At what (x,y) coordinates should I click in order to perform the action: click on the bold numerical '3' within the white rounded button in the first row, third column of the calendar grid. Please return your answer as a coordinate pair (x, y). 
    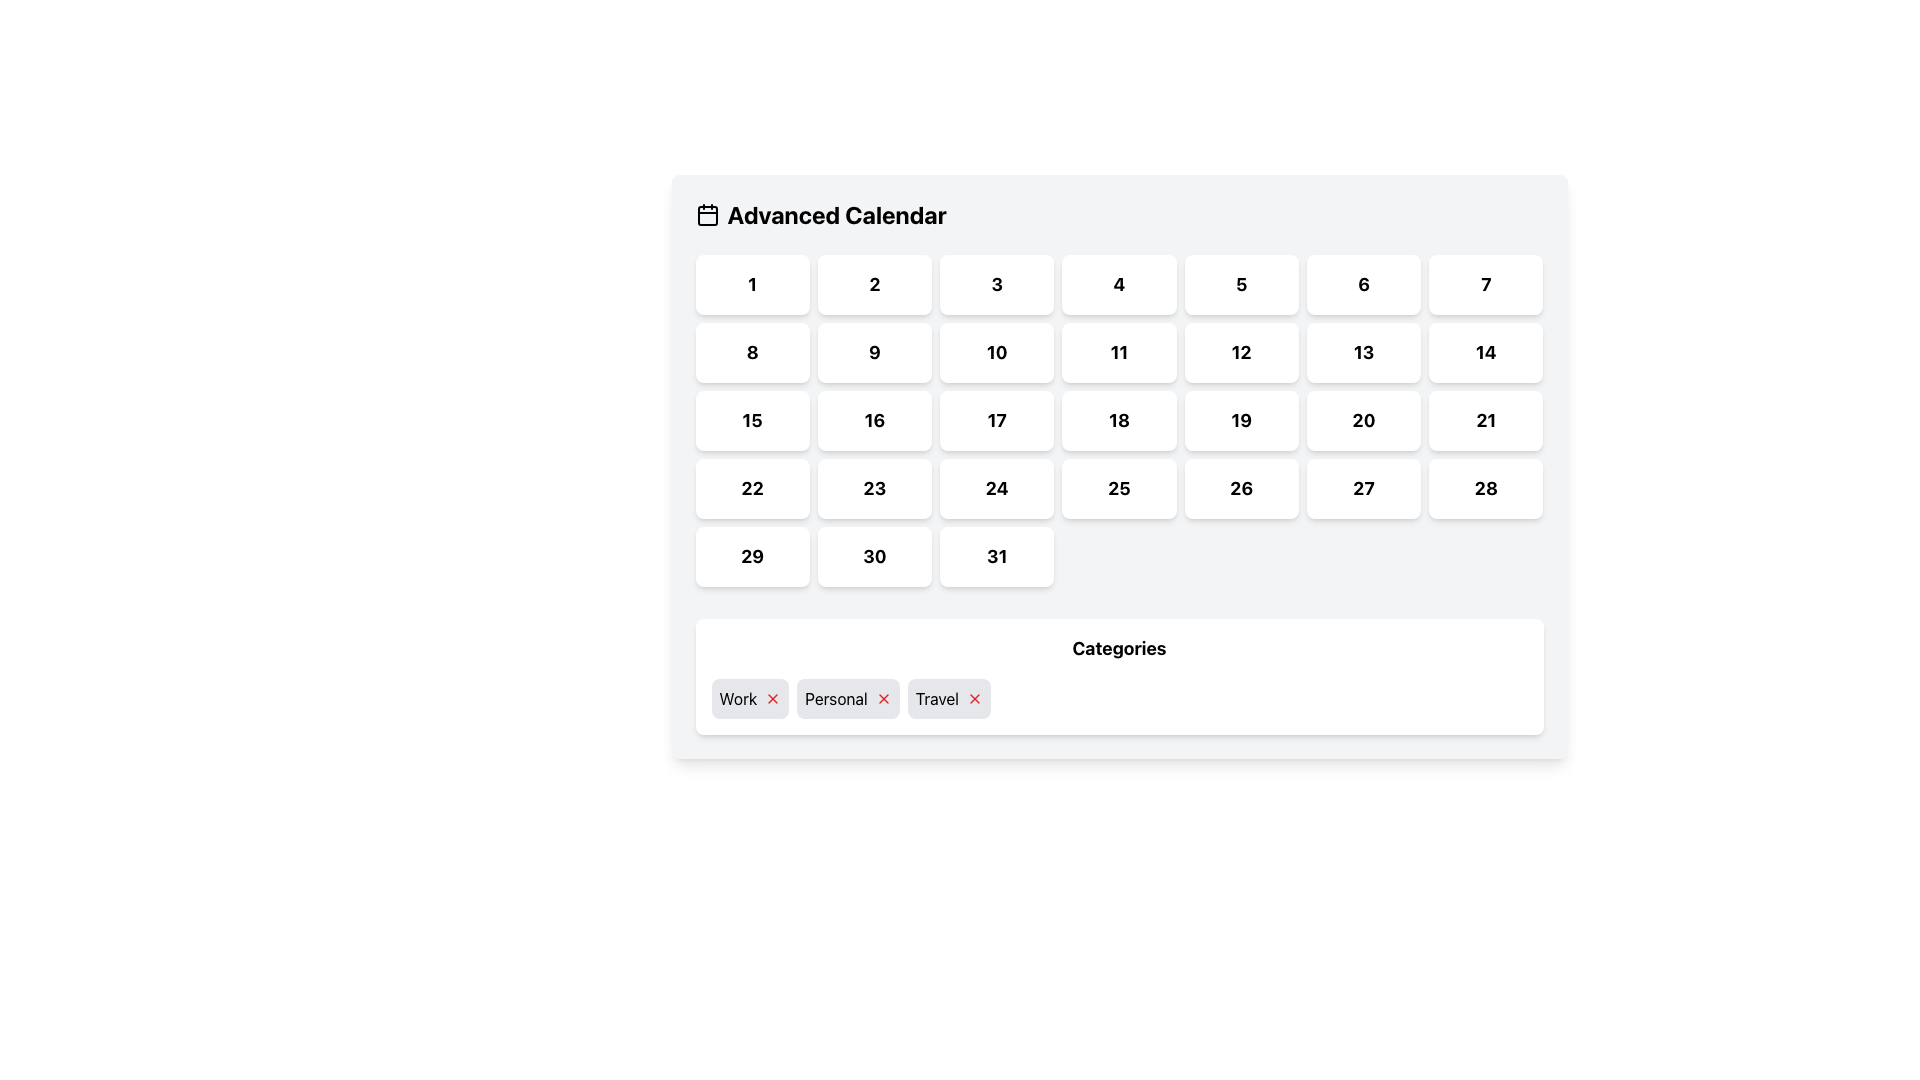
    Looking at the image, I should click on (997, 284).